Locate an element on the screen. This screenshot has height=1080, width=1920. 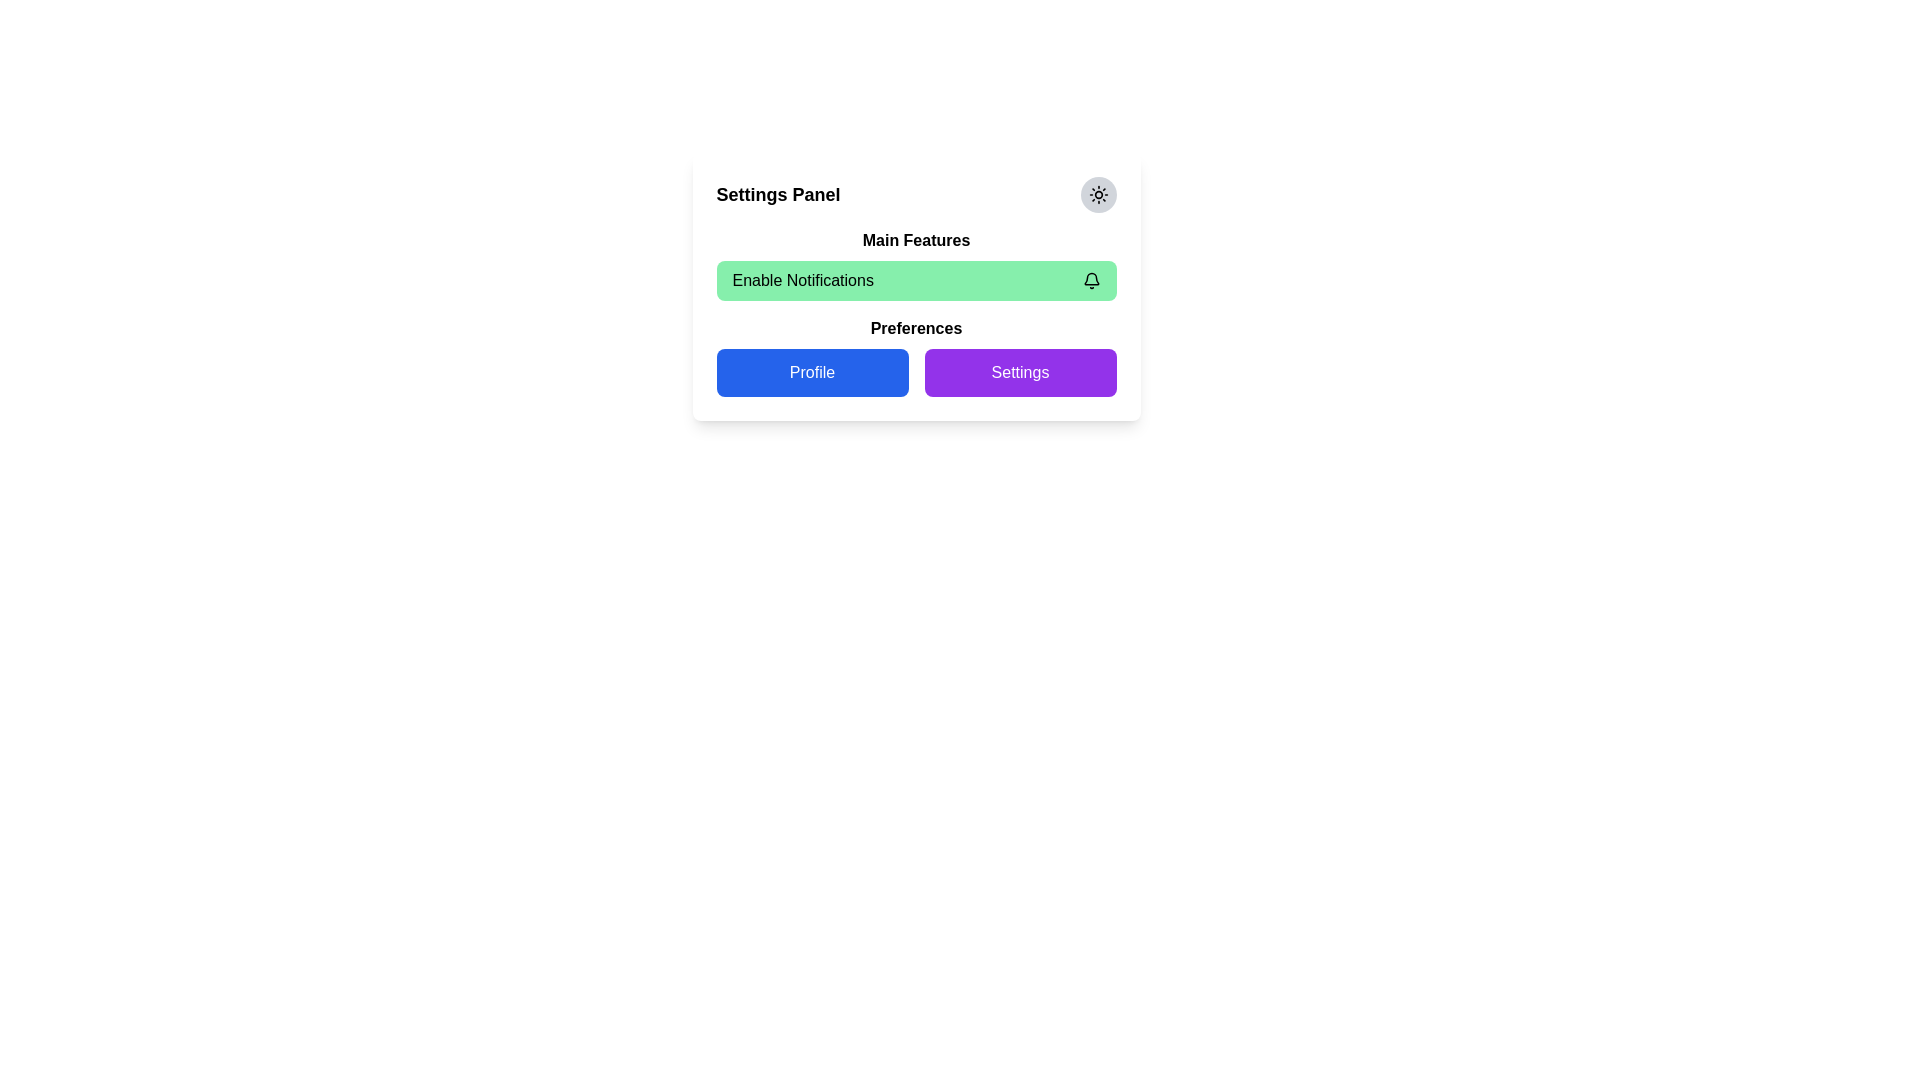
the blue 'Profile' button with white text in the Preferences section of the settings panel is located at coordinates (812, 373).